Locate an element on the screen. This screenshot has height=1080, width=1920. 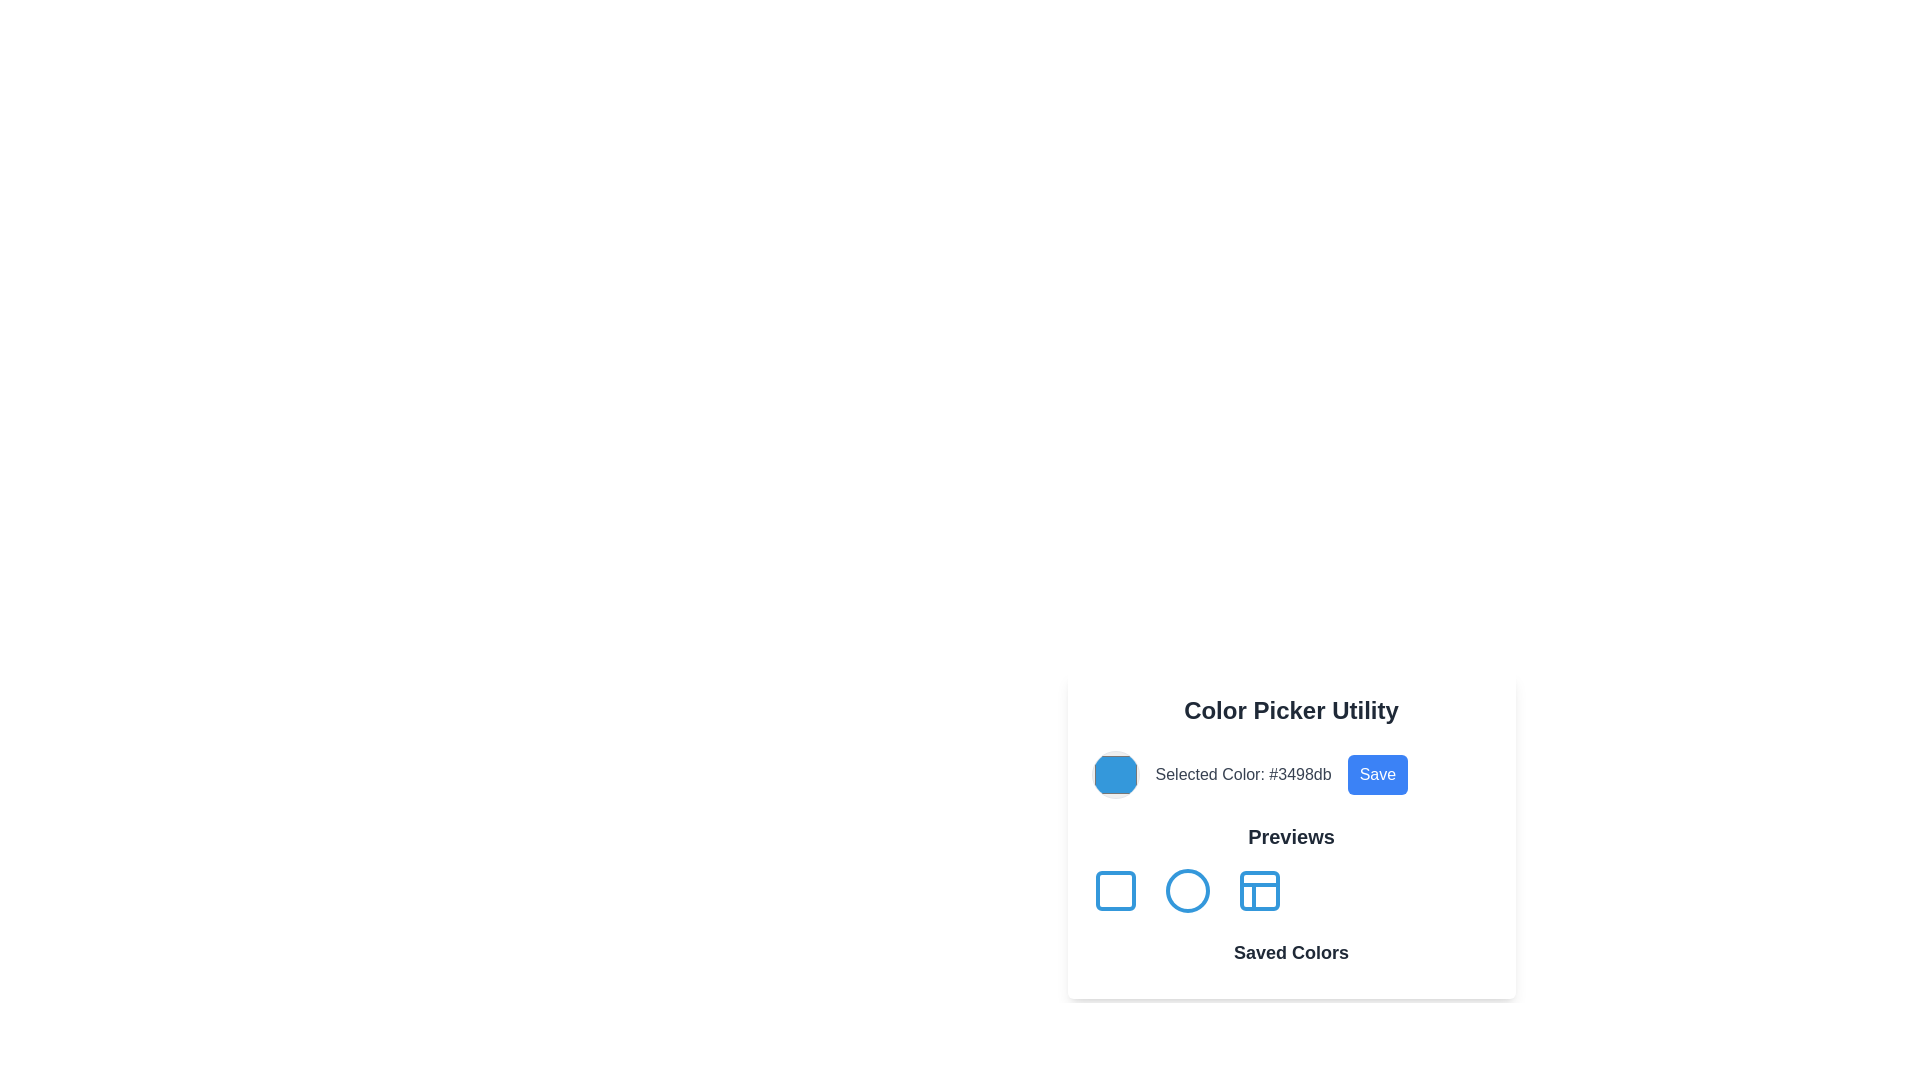
text element labeled 'Previews', which is prominently displayed in bold, enlarged grayish-black font, positioned below the 'Selected Color' display is located at coordinates (1291, 837).